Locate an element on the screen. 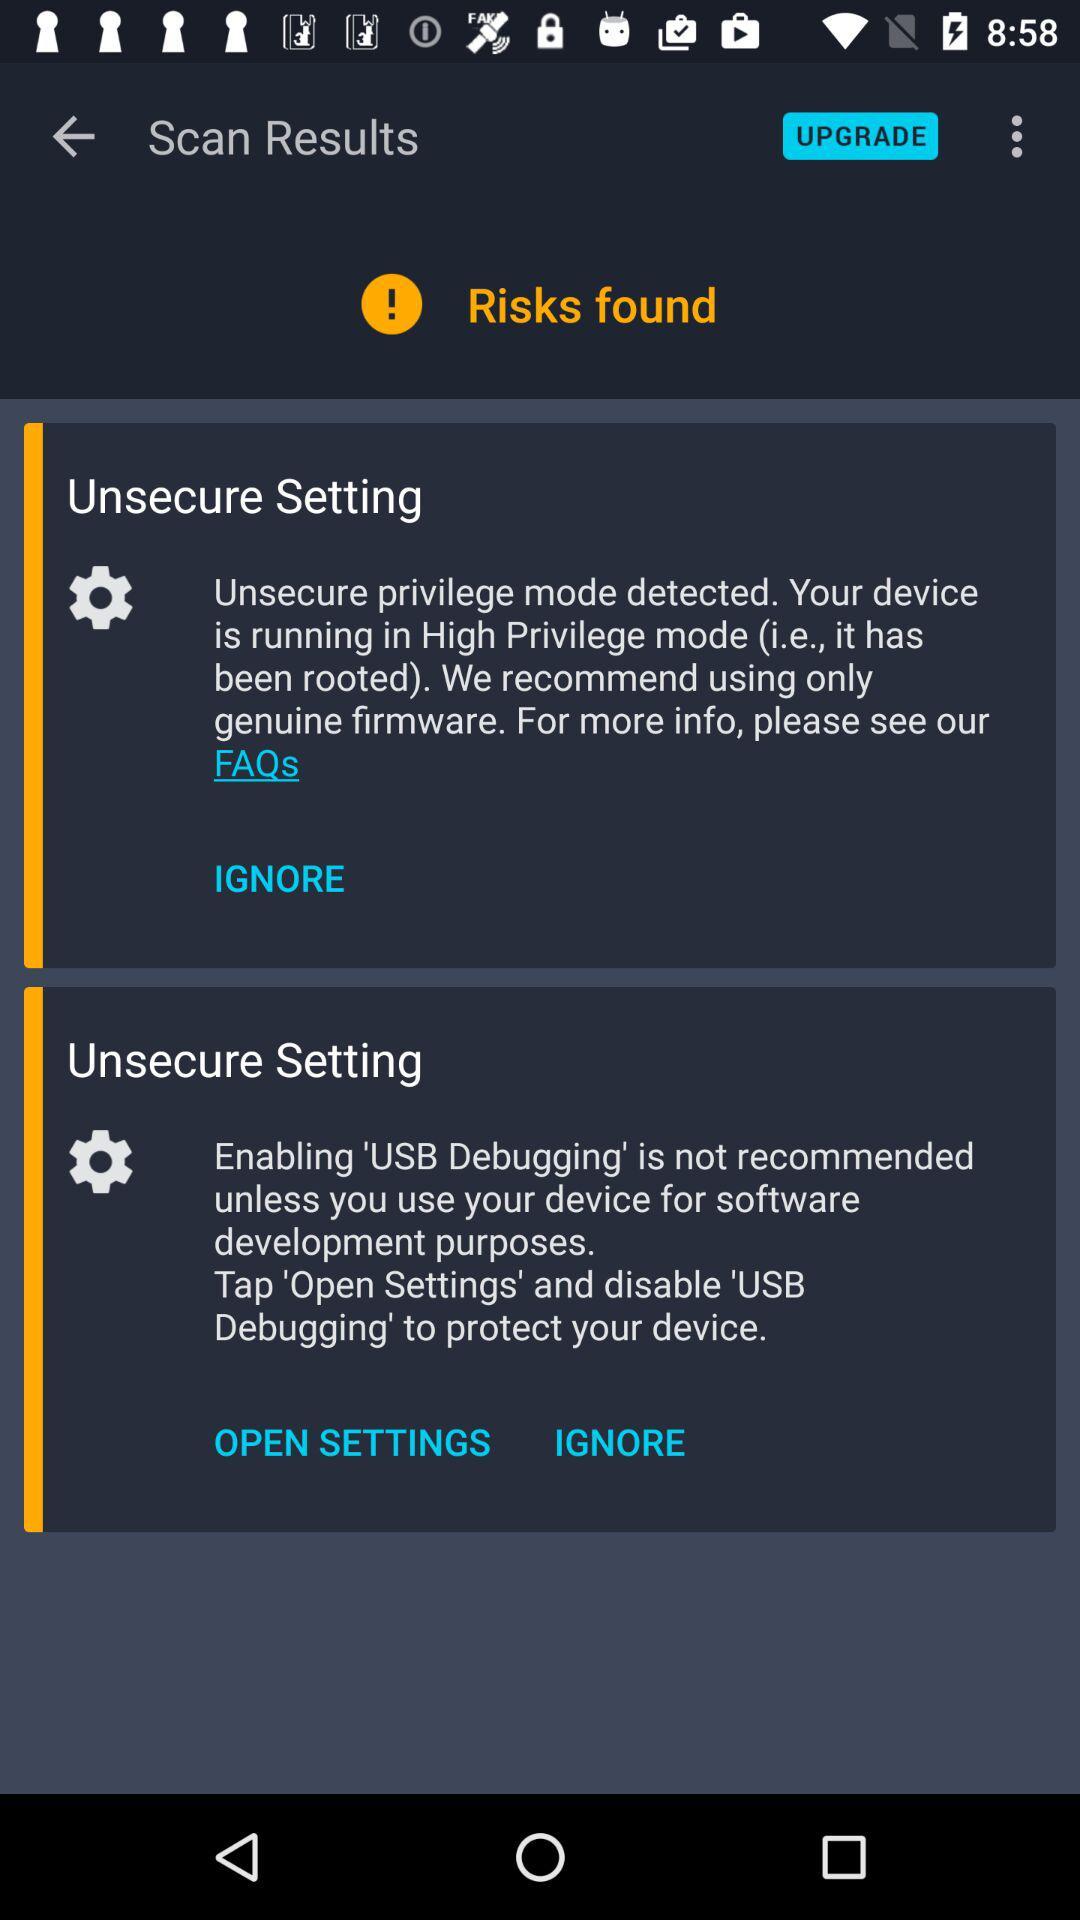 This screenshot has height=1920, width=1080. the image left to risks found is located at coordinates (392, 303).